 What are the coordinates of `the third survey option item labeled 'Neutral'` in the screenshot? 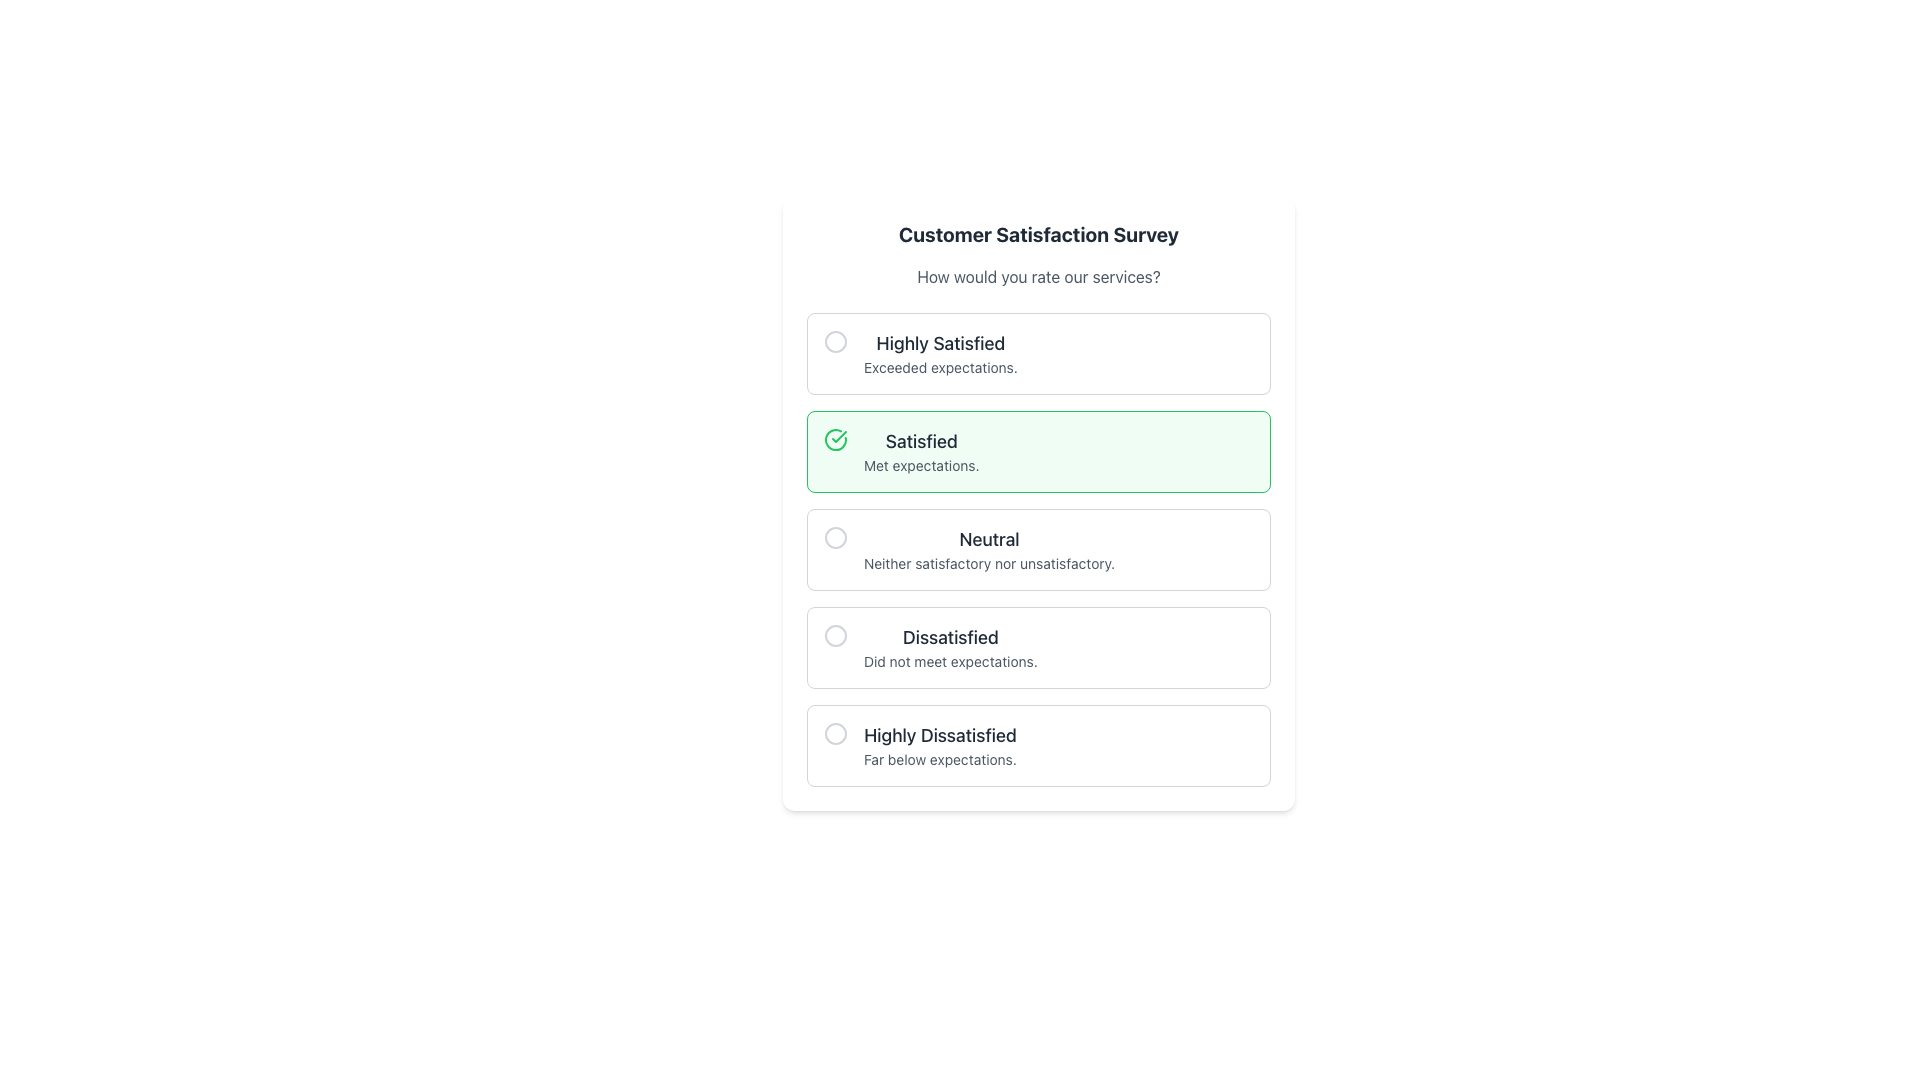 It's located at (989, 550).